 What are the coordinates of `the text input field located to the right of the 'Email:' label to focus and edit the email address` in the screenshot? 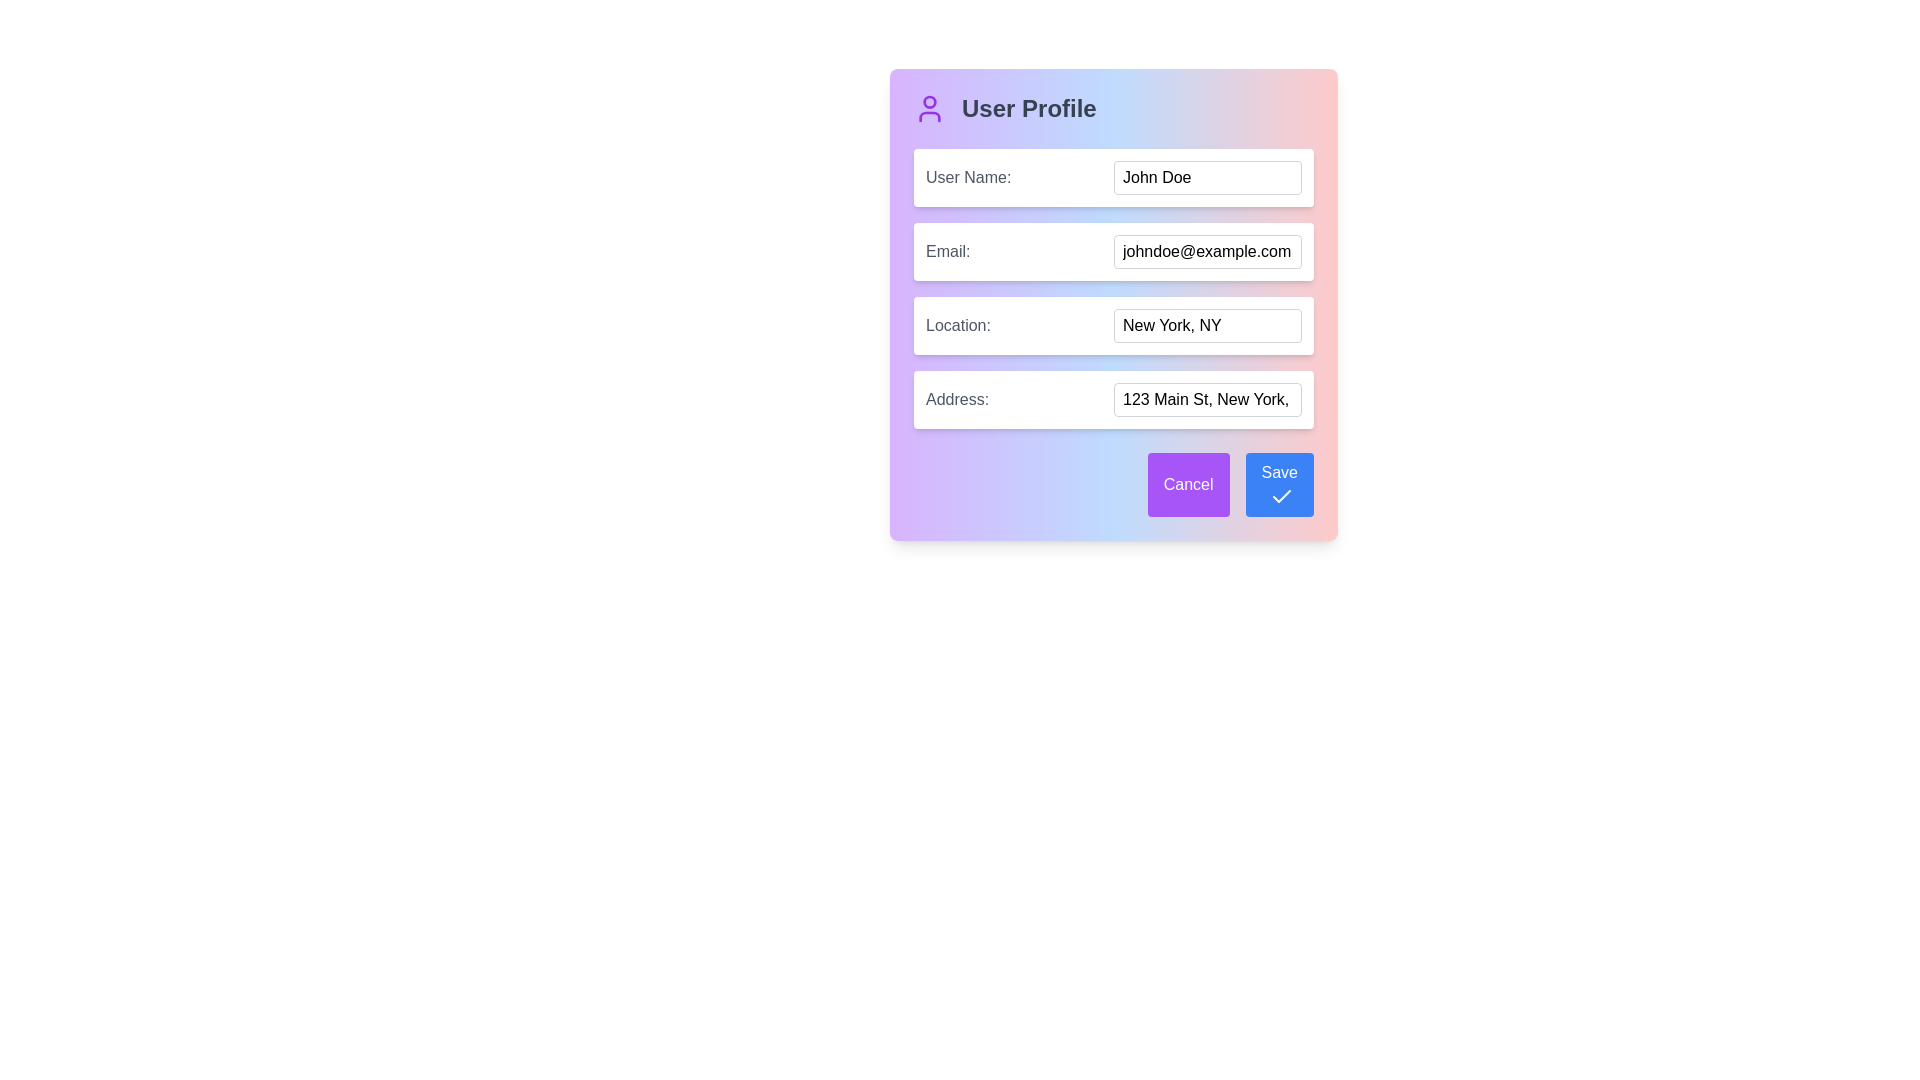 It's located at (1207, 250).